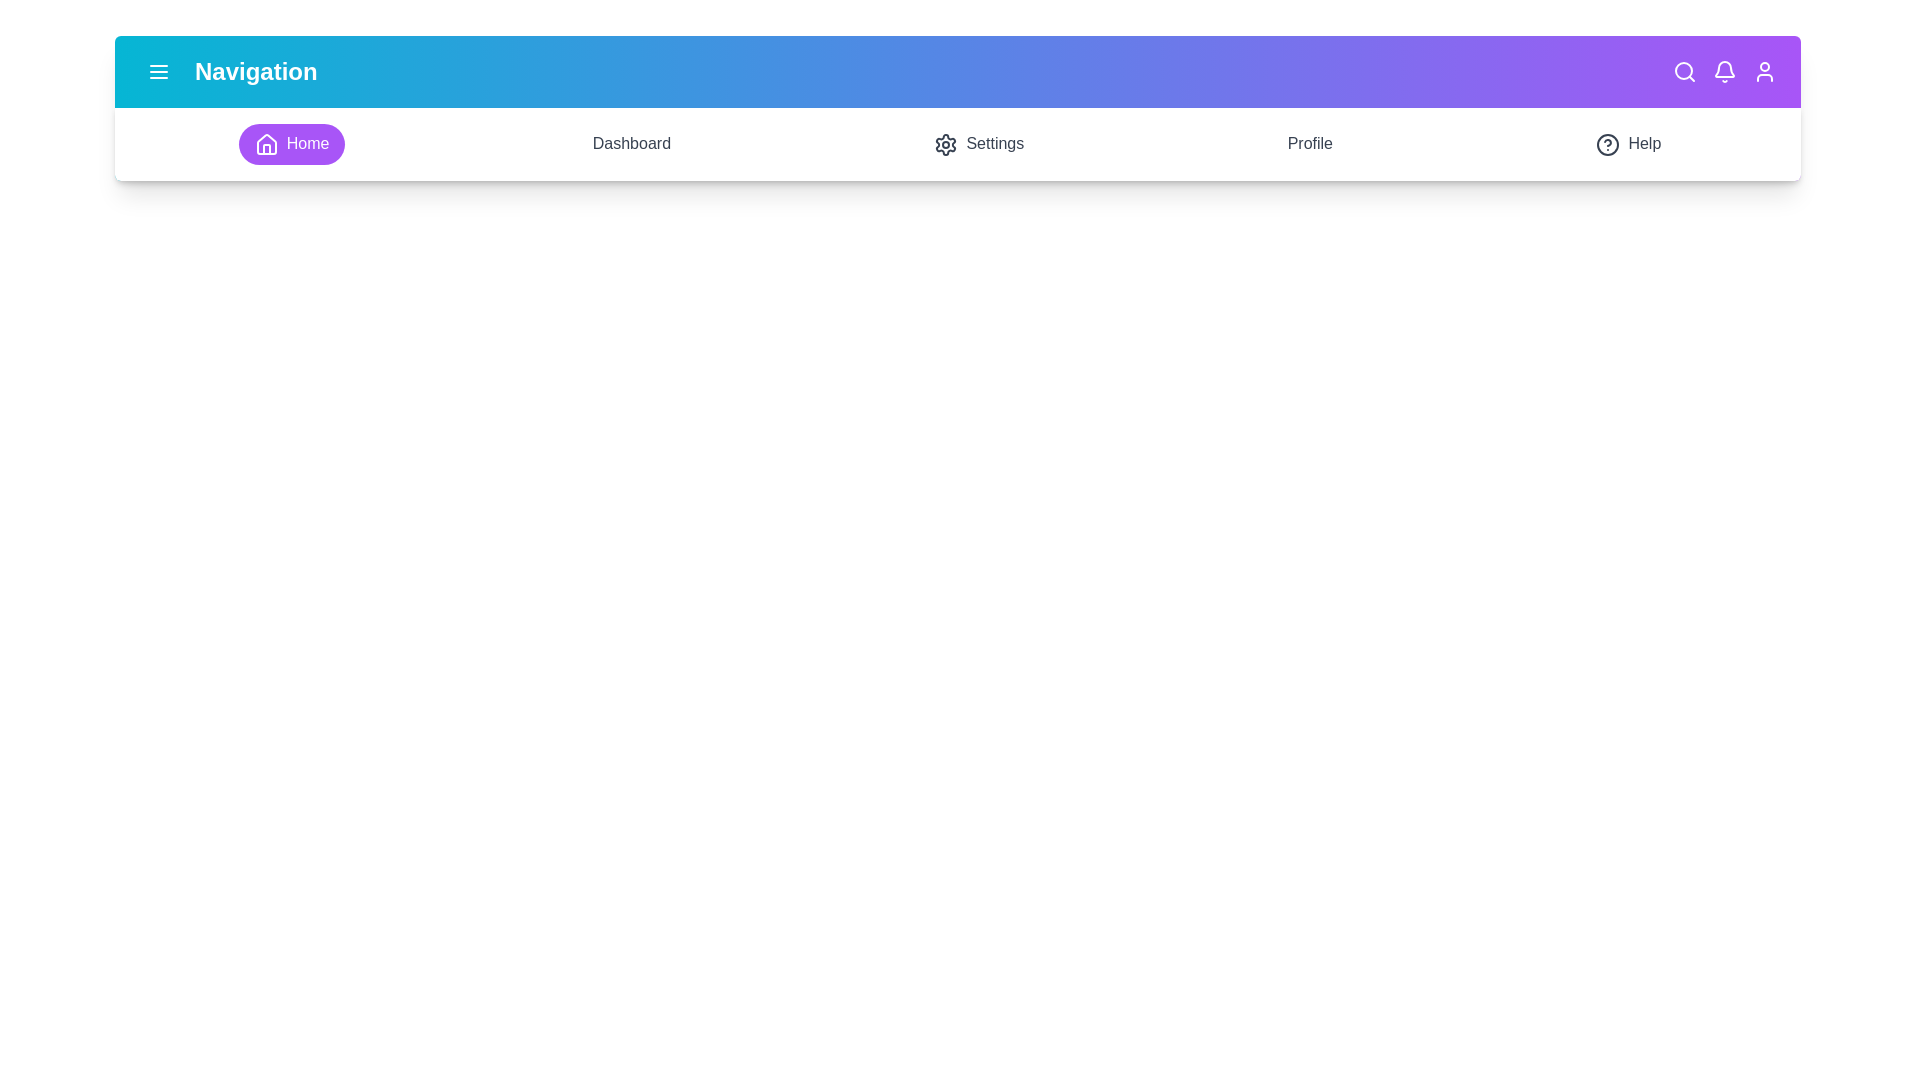 The width and height of the screenshot is (1920, 1080). Describe the element at coordinates (254, 71) in the screenshot. I see `the navigation bar title` at that location.